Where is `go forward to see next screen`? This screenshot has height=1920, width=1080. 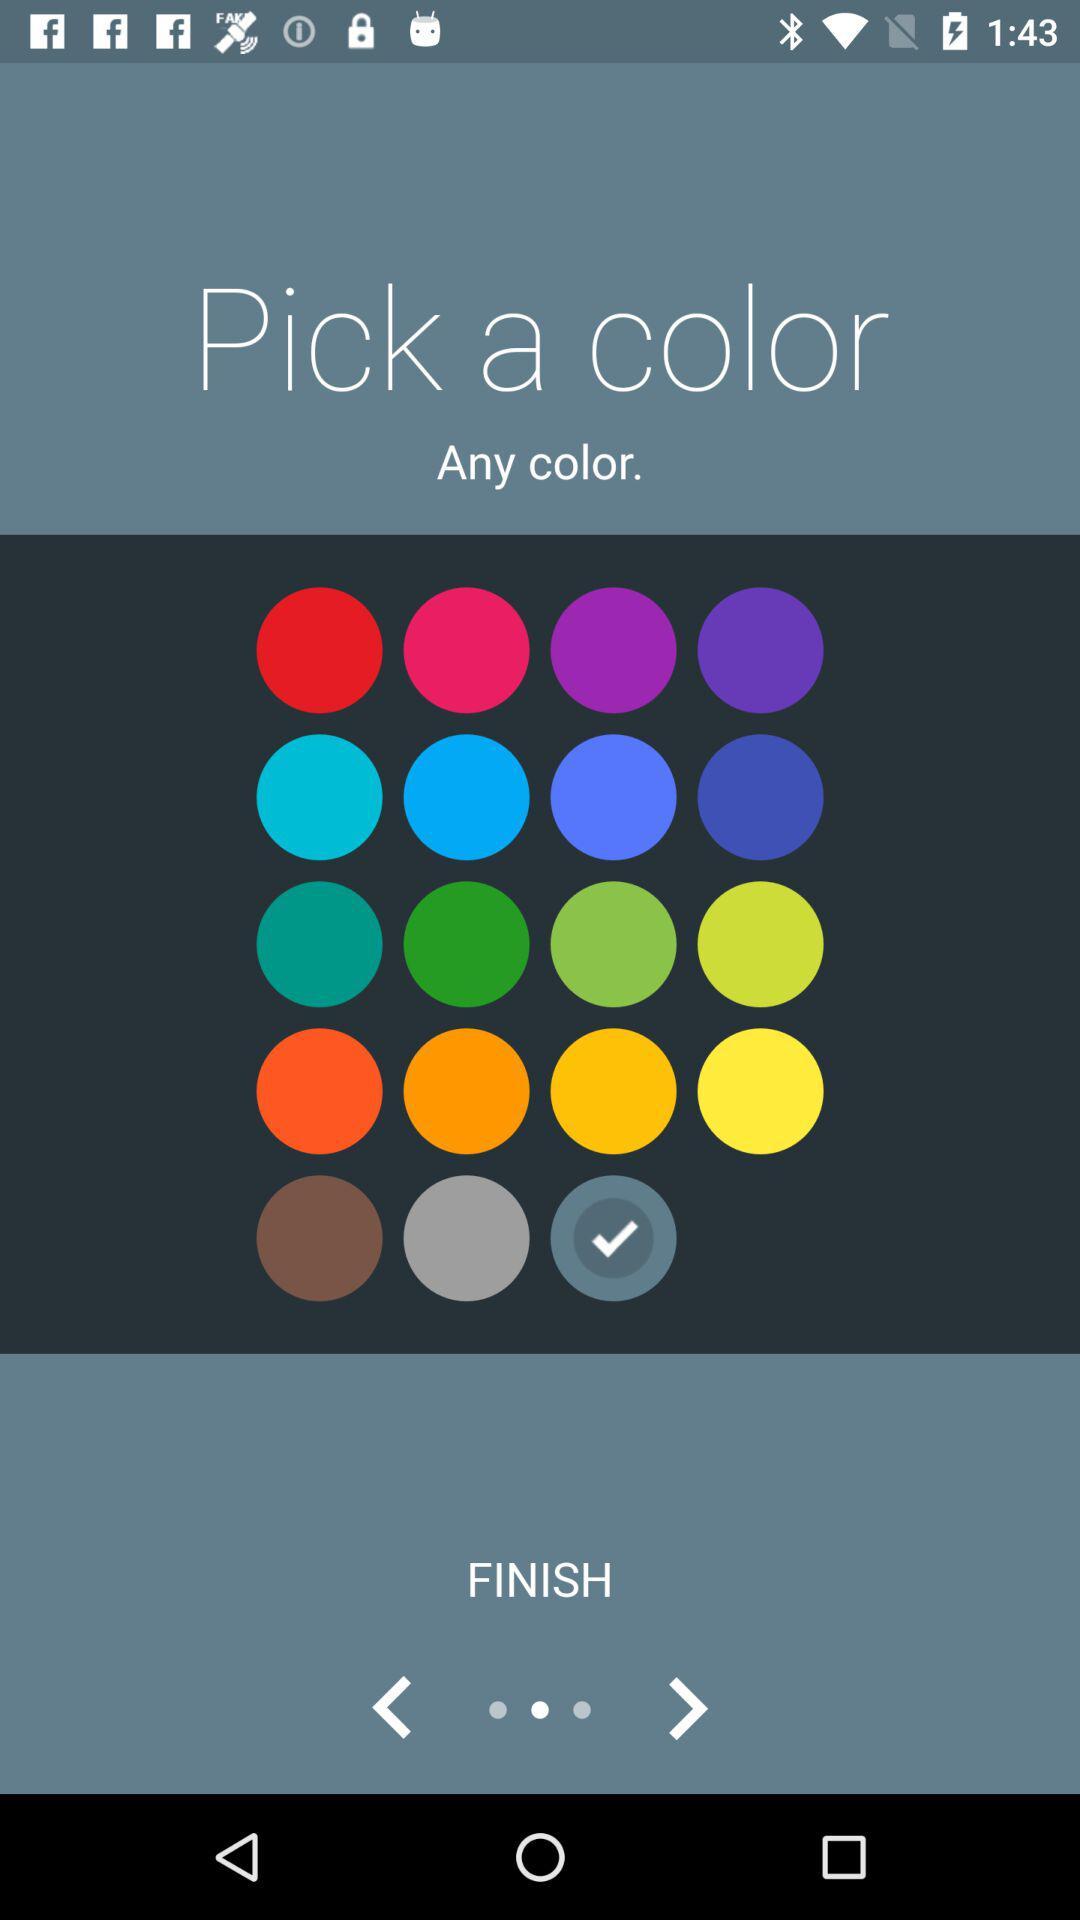 go forward to see next screen is located at coordinates (685, 1708).